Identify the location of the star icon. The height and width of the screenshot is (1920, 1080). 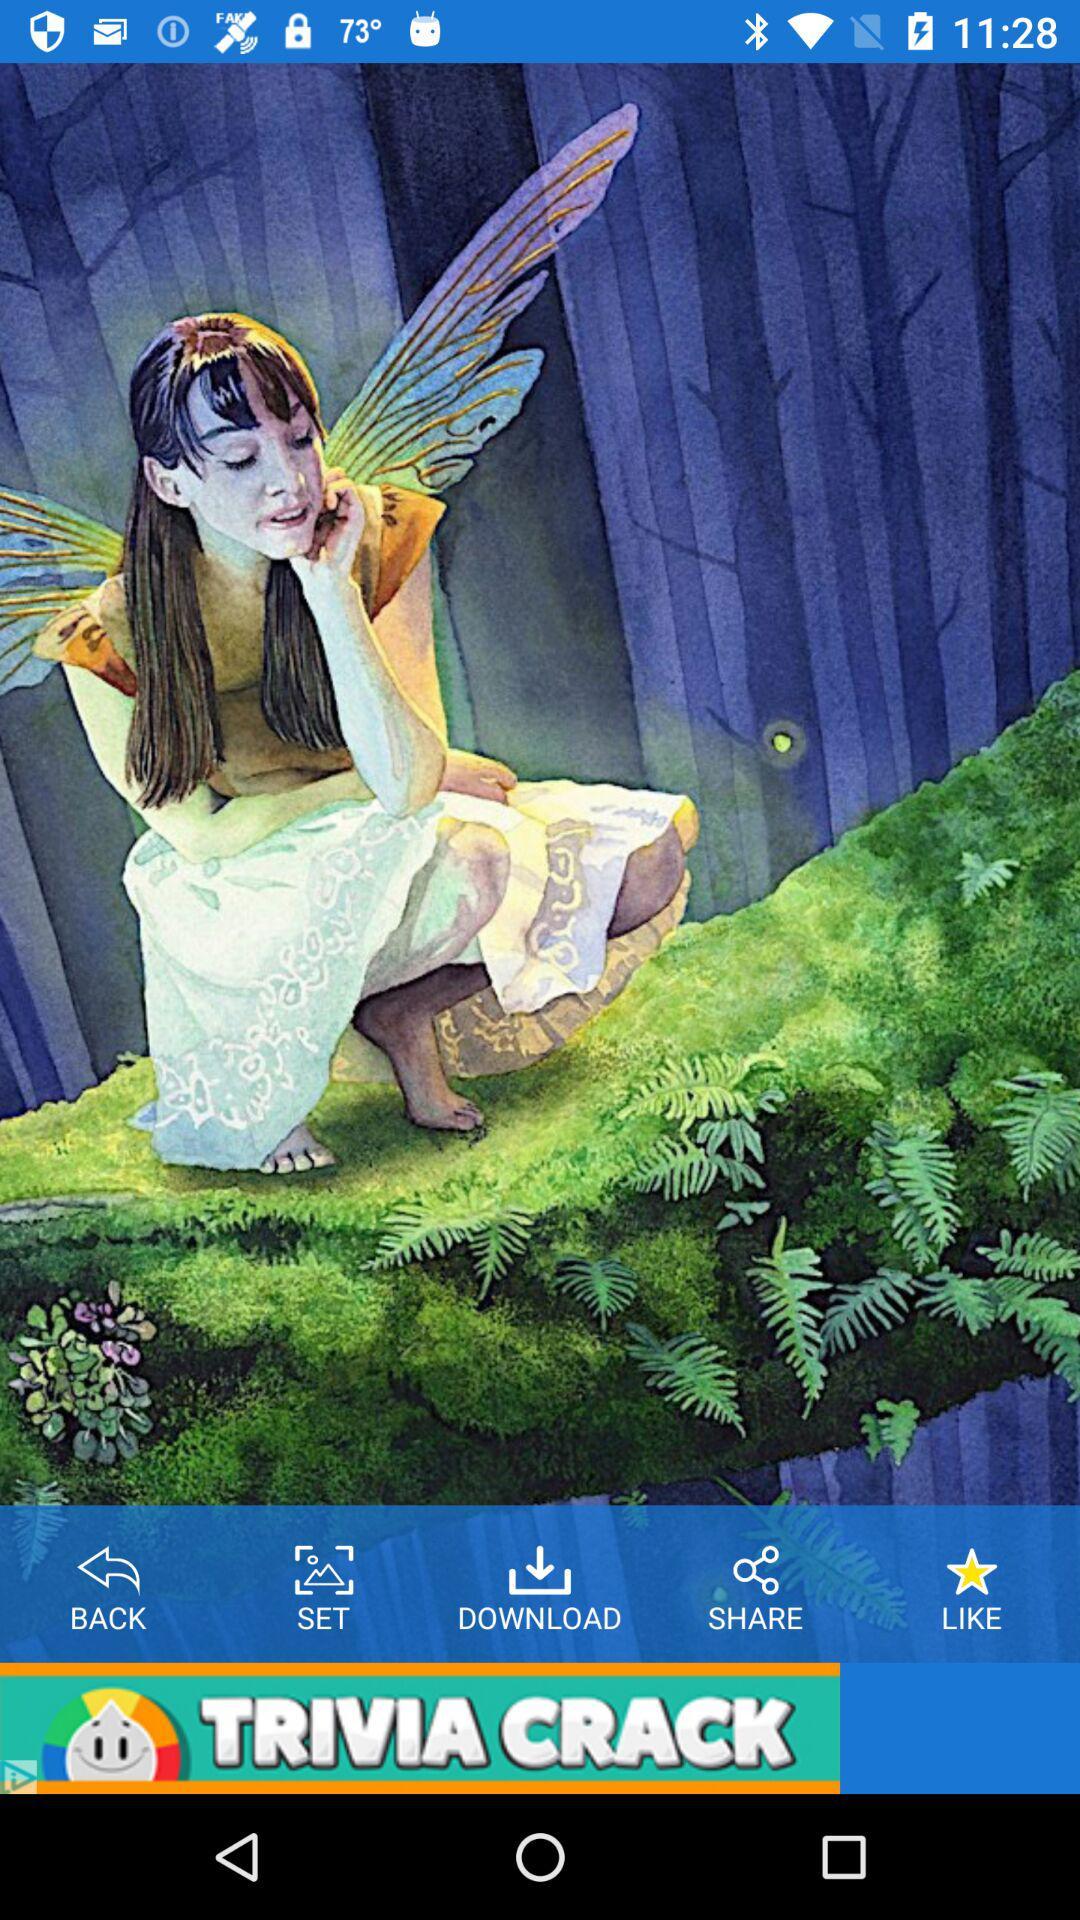
(971, 1562).